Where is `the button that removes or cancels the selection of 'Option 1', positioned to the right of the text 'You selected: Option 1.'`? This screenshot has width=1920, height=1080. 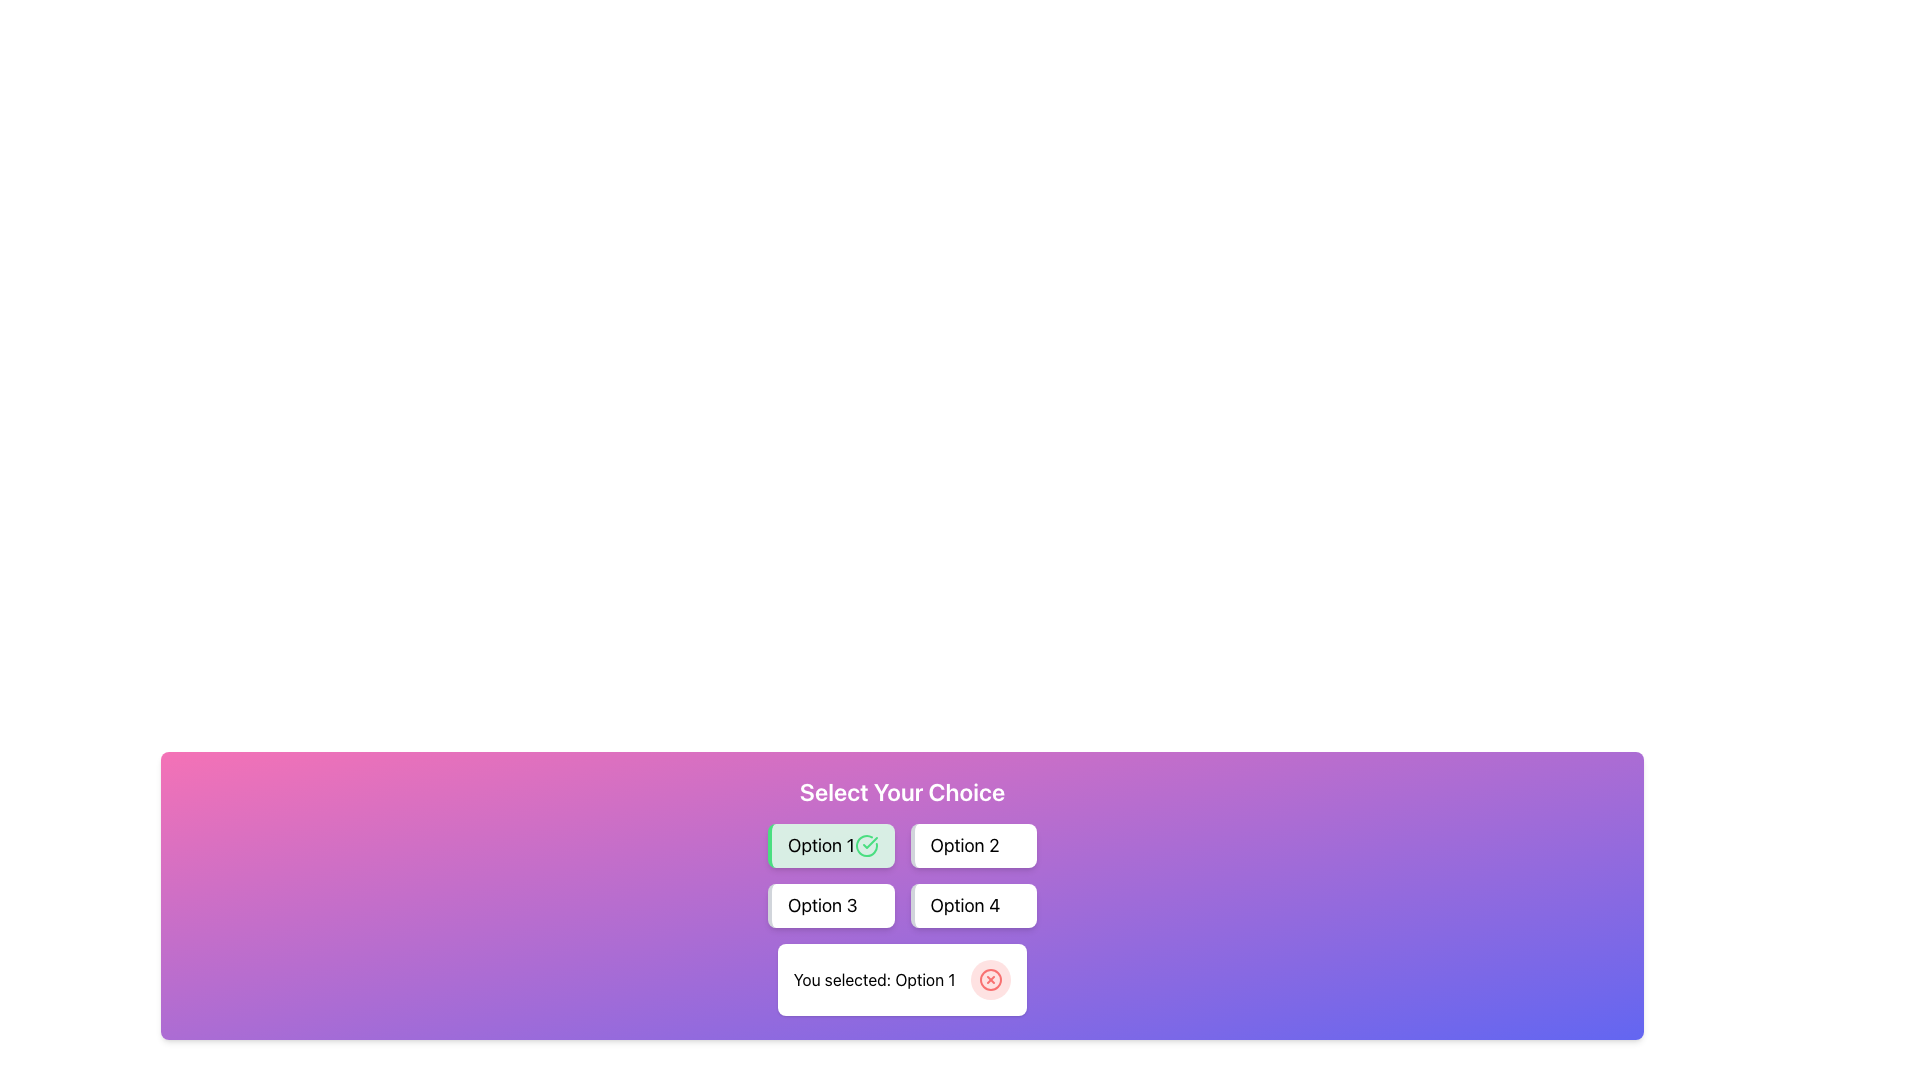 the button that removes or cancels the selection of 'Option 1', positioned to the right of the text 'You selected: Option 1.' is located at coordinates (991, 978).